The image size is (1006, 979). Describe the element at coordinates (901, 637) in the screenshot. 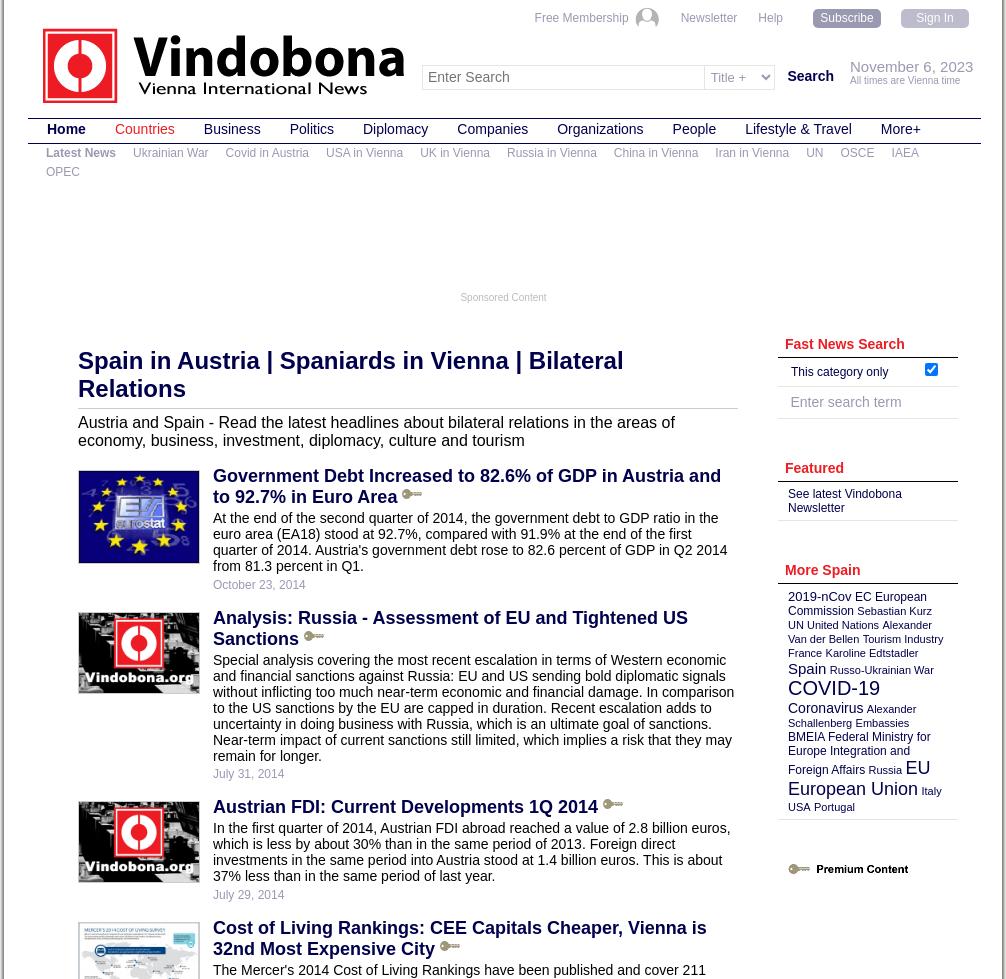

I see `'Tourism Industry'` at that location.